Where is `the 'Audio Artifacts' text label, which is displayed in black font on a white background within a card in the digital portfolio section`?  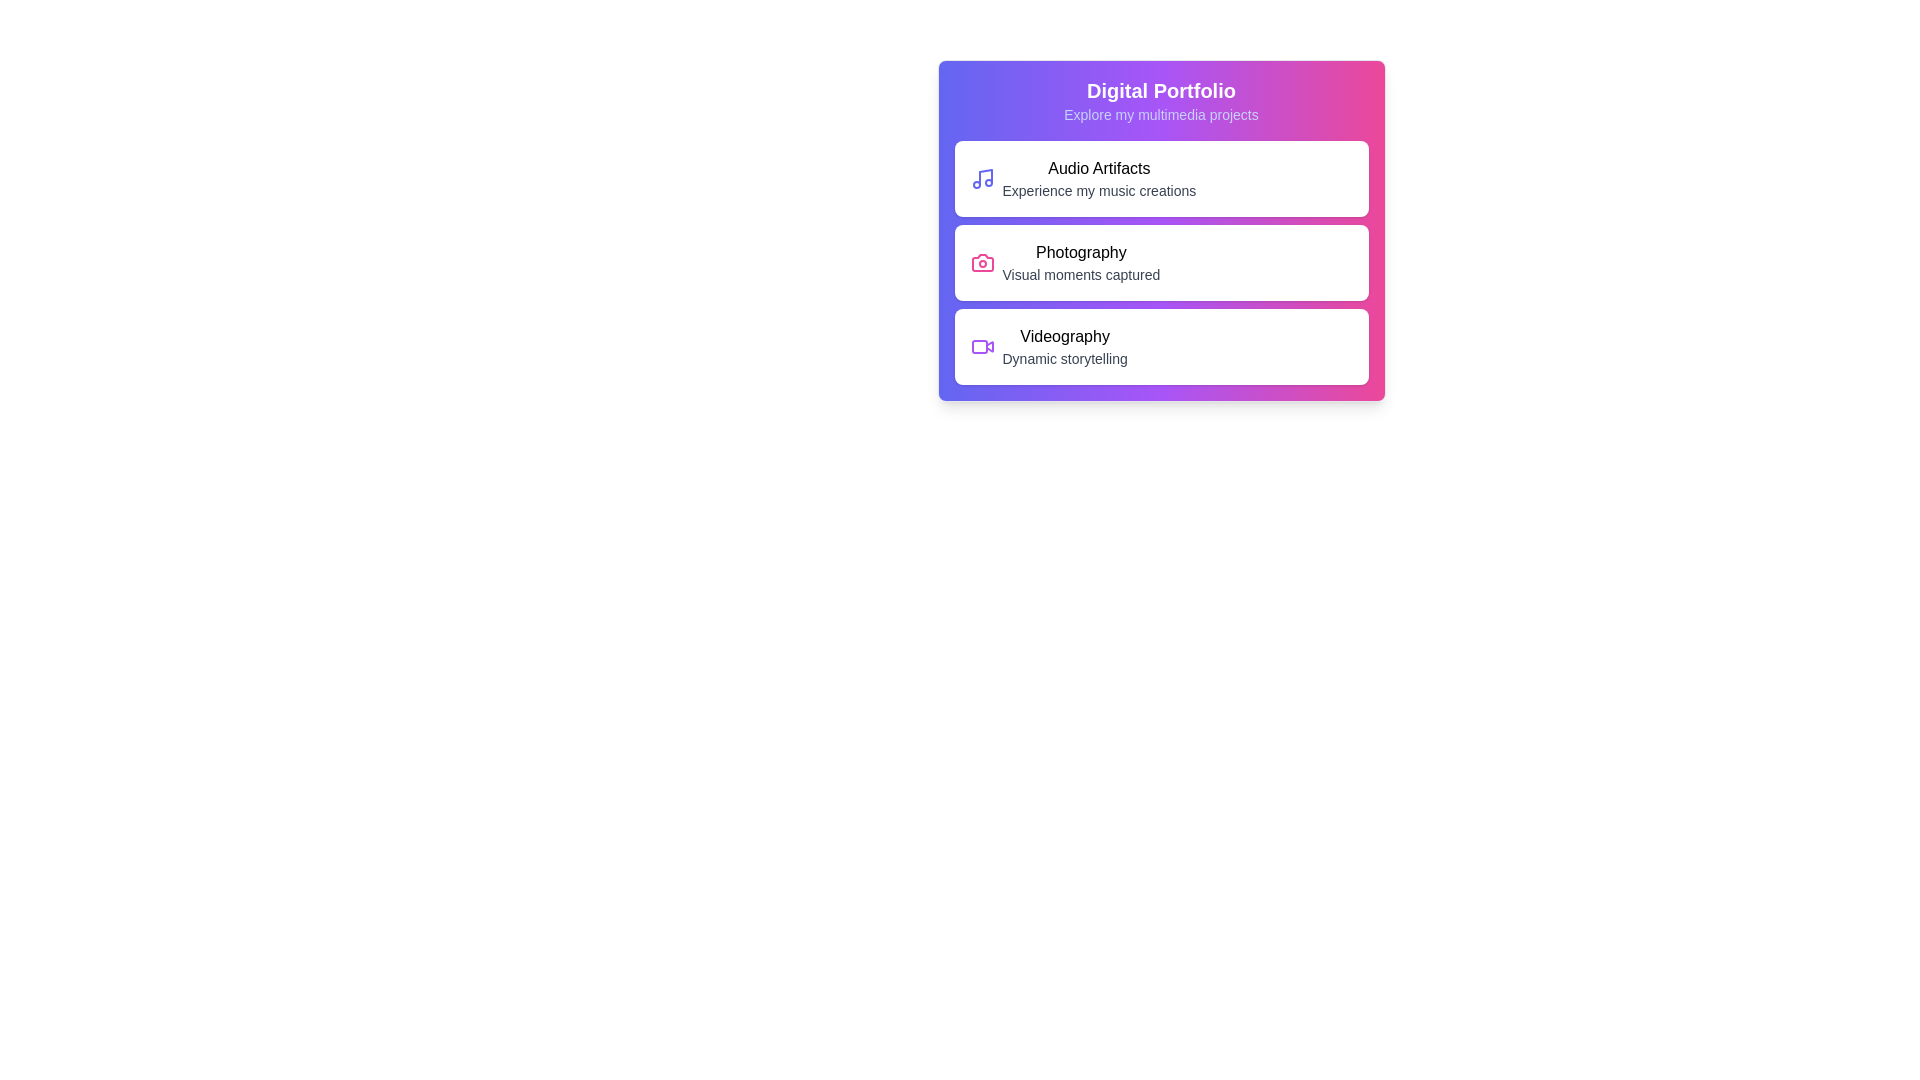
the 'Audio Artifacts' text label, which is displayed in black font on a white background within a card in the digital portfolio section is located at coordinates (1098, 168).